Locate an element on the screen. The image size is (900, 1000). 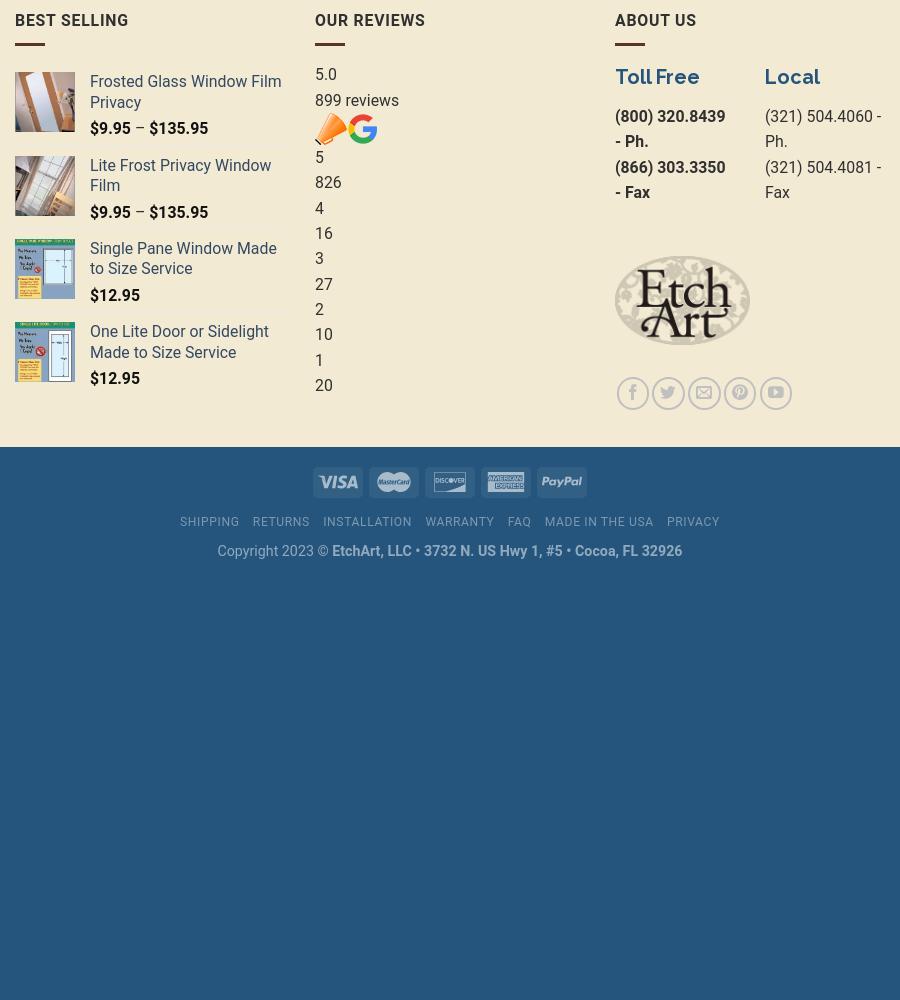
'One Lite Door or Sidelight Made to Size Service' is located at coordinates (179, 340).